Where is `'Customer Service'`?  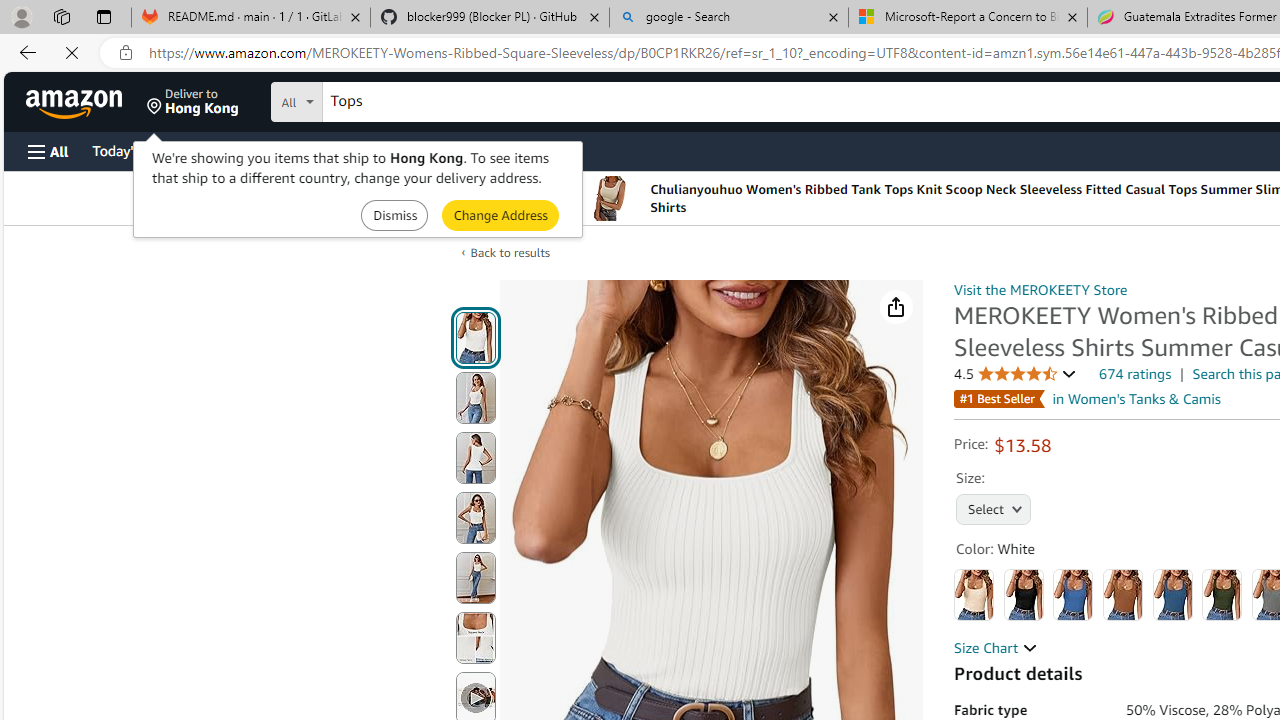
'Customer Service' is located at coordinates (255, 149).